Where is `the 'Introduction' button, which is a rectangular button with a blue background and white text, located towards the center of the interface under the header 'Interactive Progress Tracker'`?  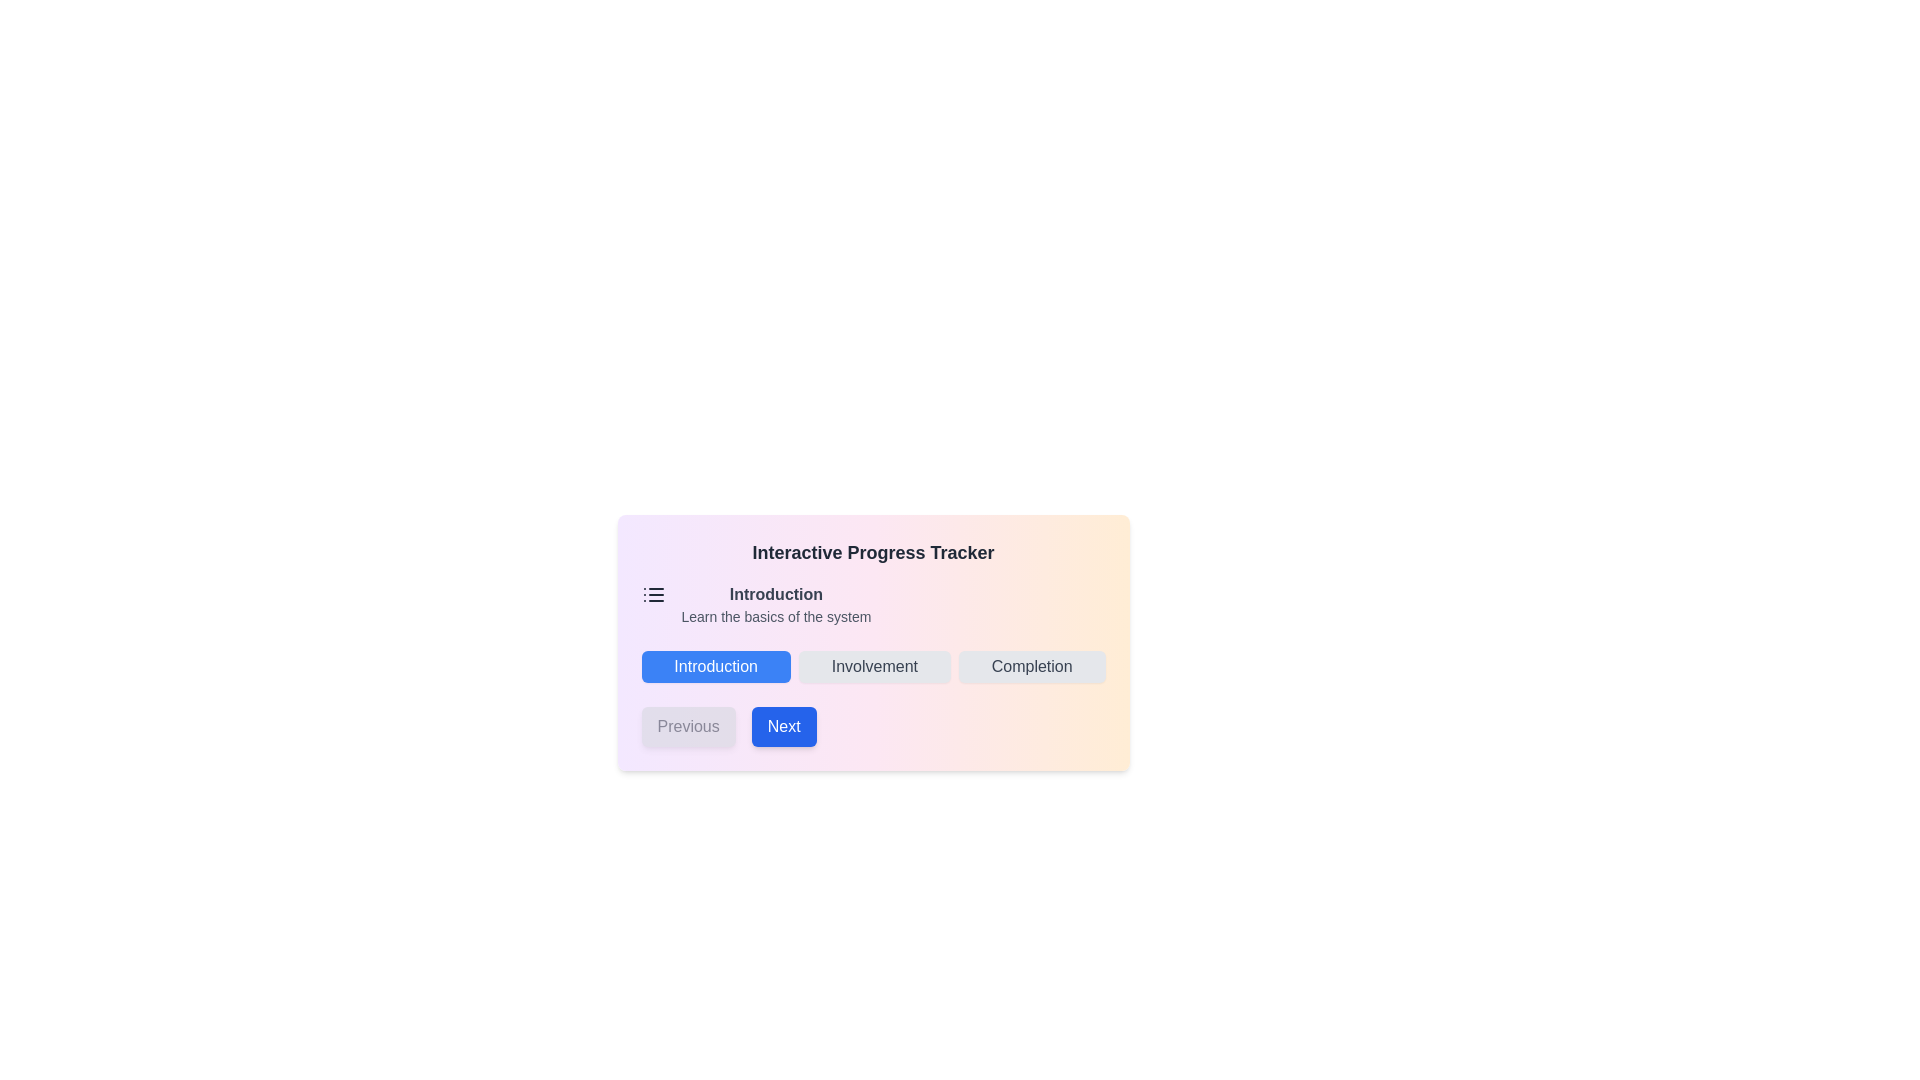
the 'Introduction' button, which is a rectangular button with a blue background and white text, located towards the center of the interface under the header 'Interactive Progress Tracker' is located at coordinates (716, 667).